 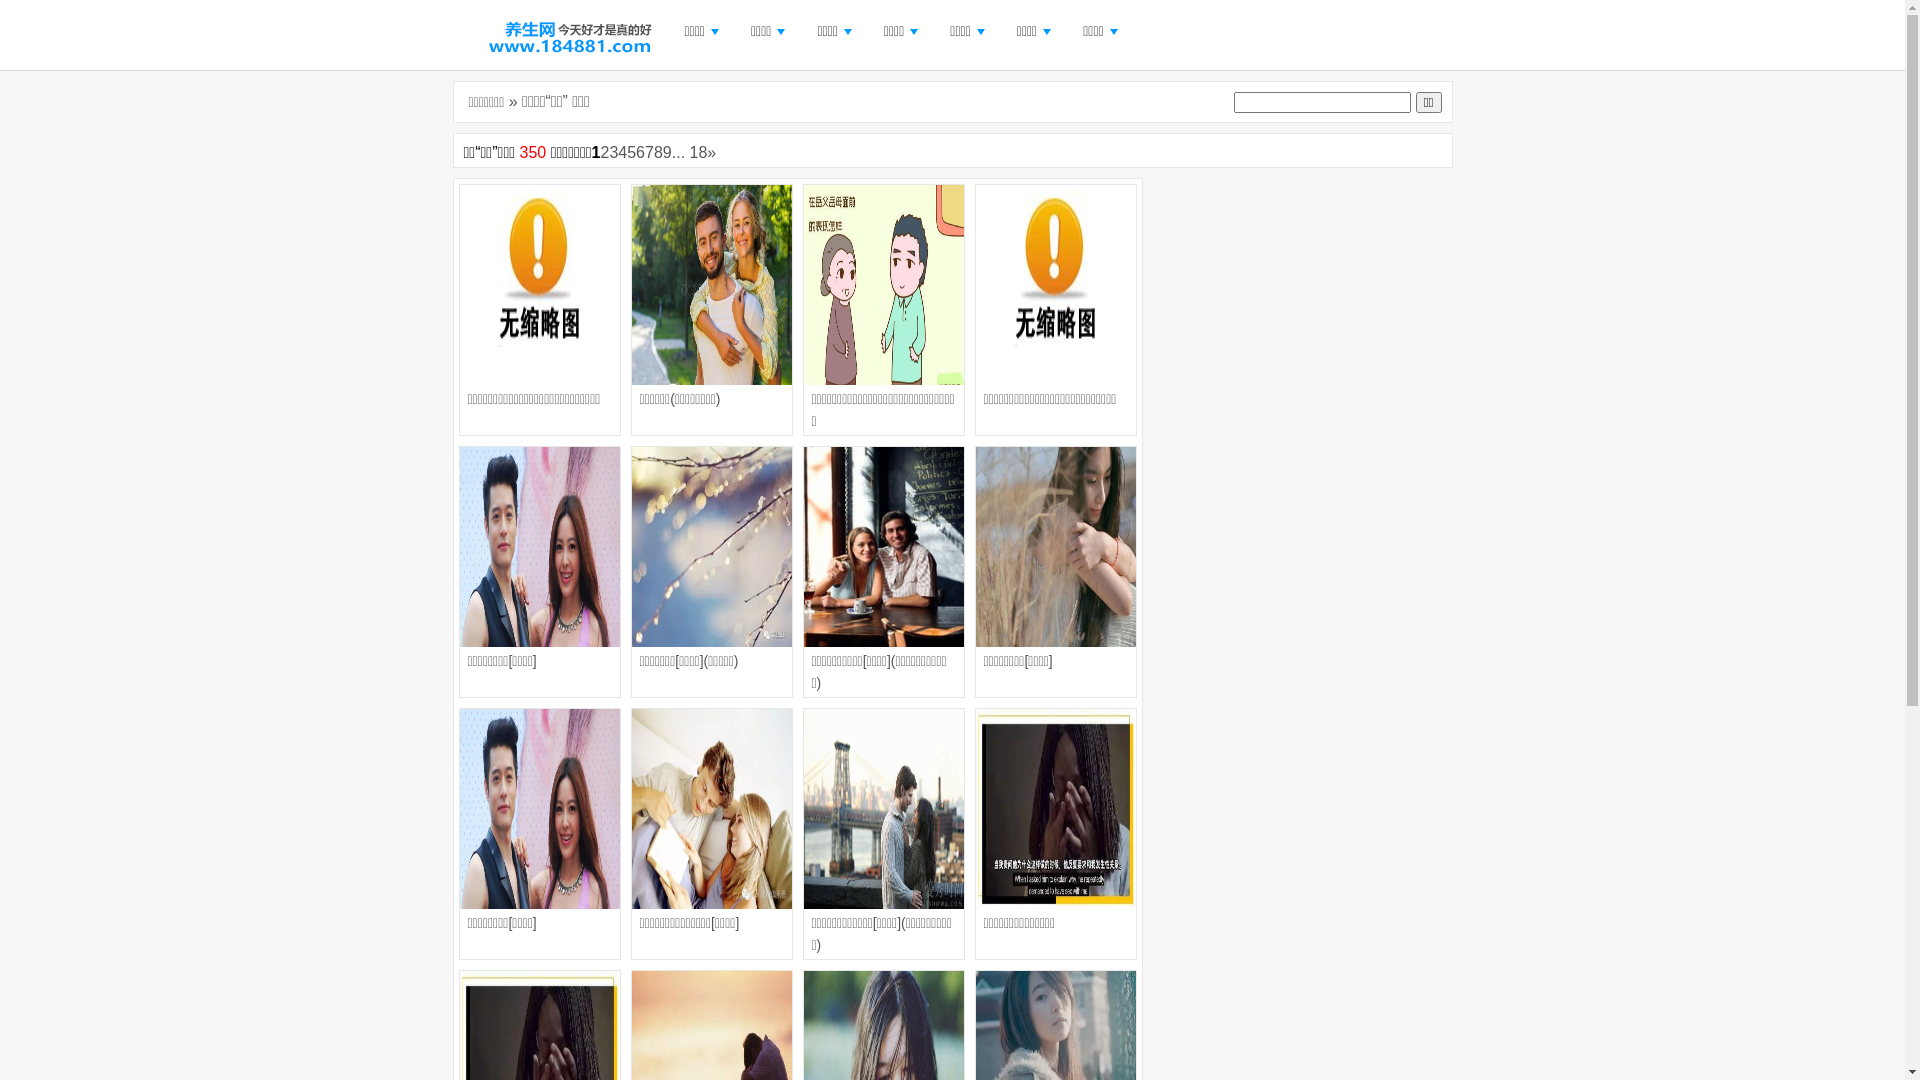 What do you see at coordinates (662, 151) in the screenshot?
I see `'9'` at bounding box center [662, 151].